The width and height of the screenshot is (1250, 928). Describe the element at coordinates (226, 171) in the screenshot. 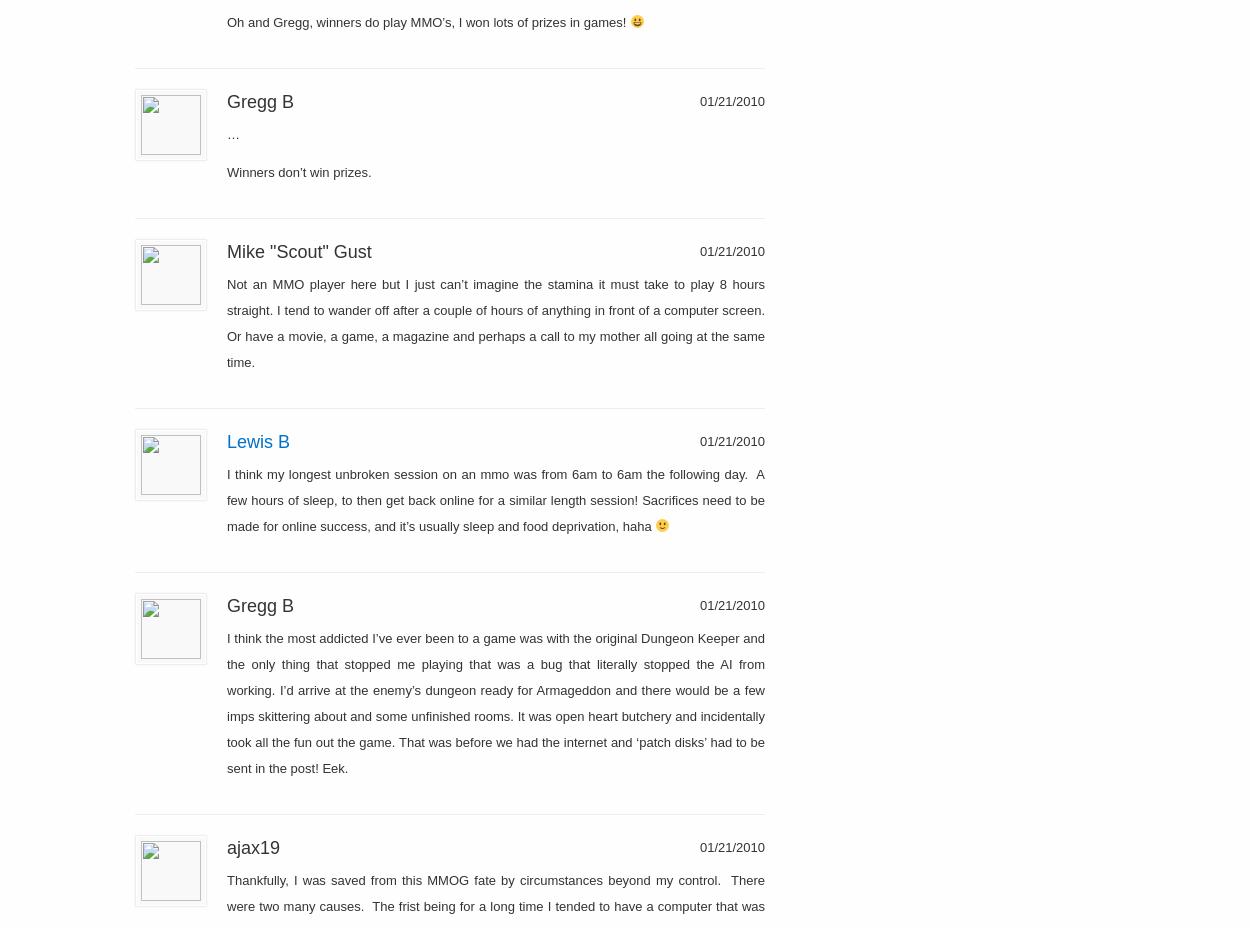

I see `'Winners don’t win prizes.'` at that location.